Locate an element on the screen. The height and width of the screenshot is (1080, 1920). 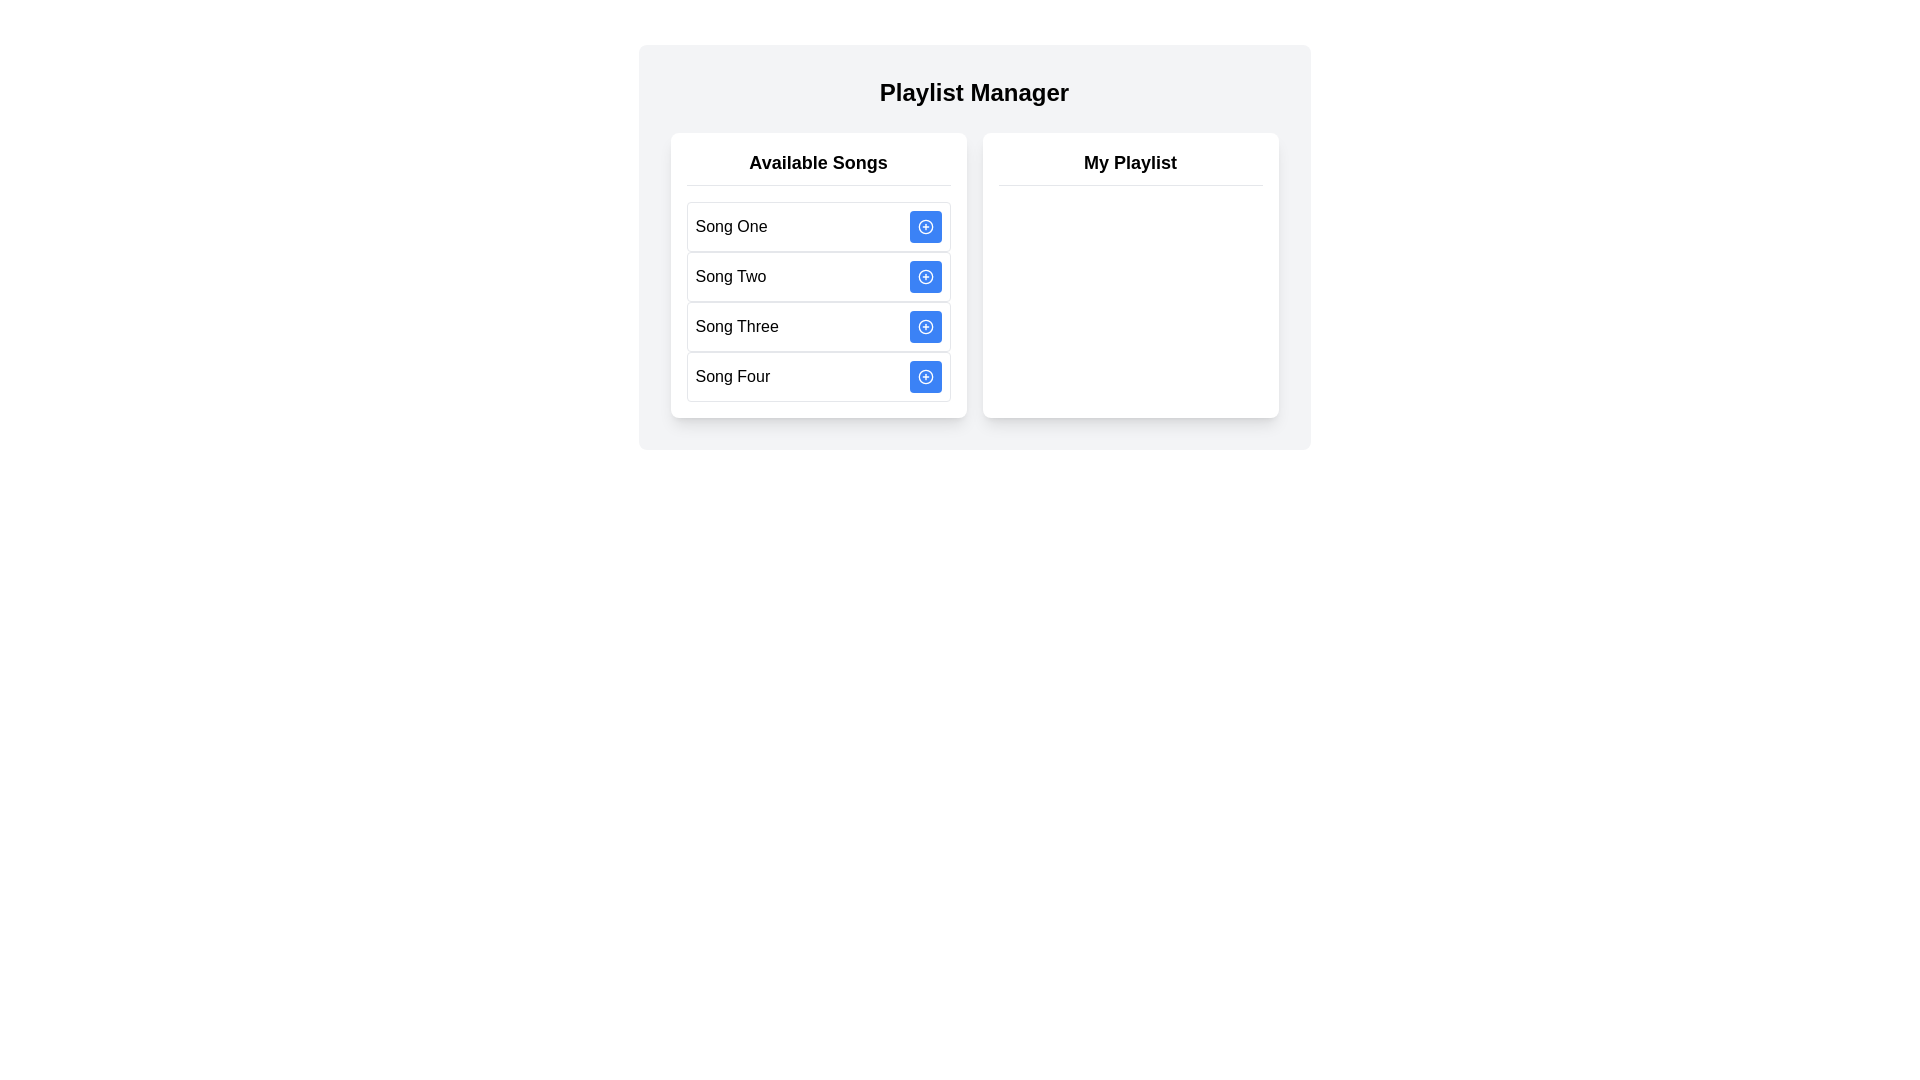
'Add' button next to the song titled Song Three to add it to the playlist is located at coordinates (924, 326).